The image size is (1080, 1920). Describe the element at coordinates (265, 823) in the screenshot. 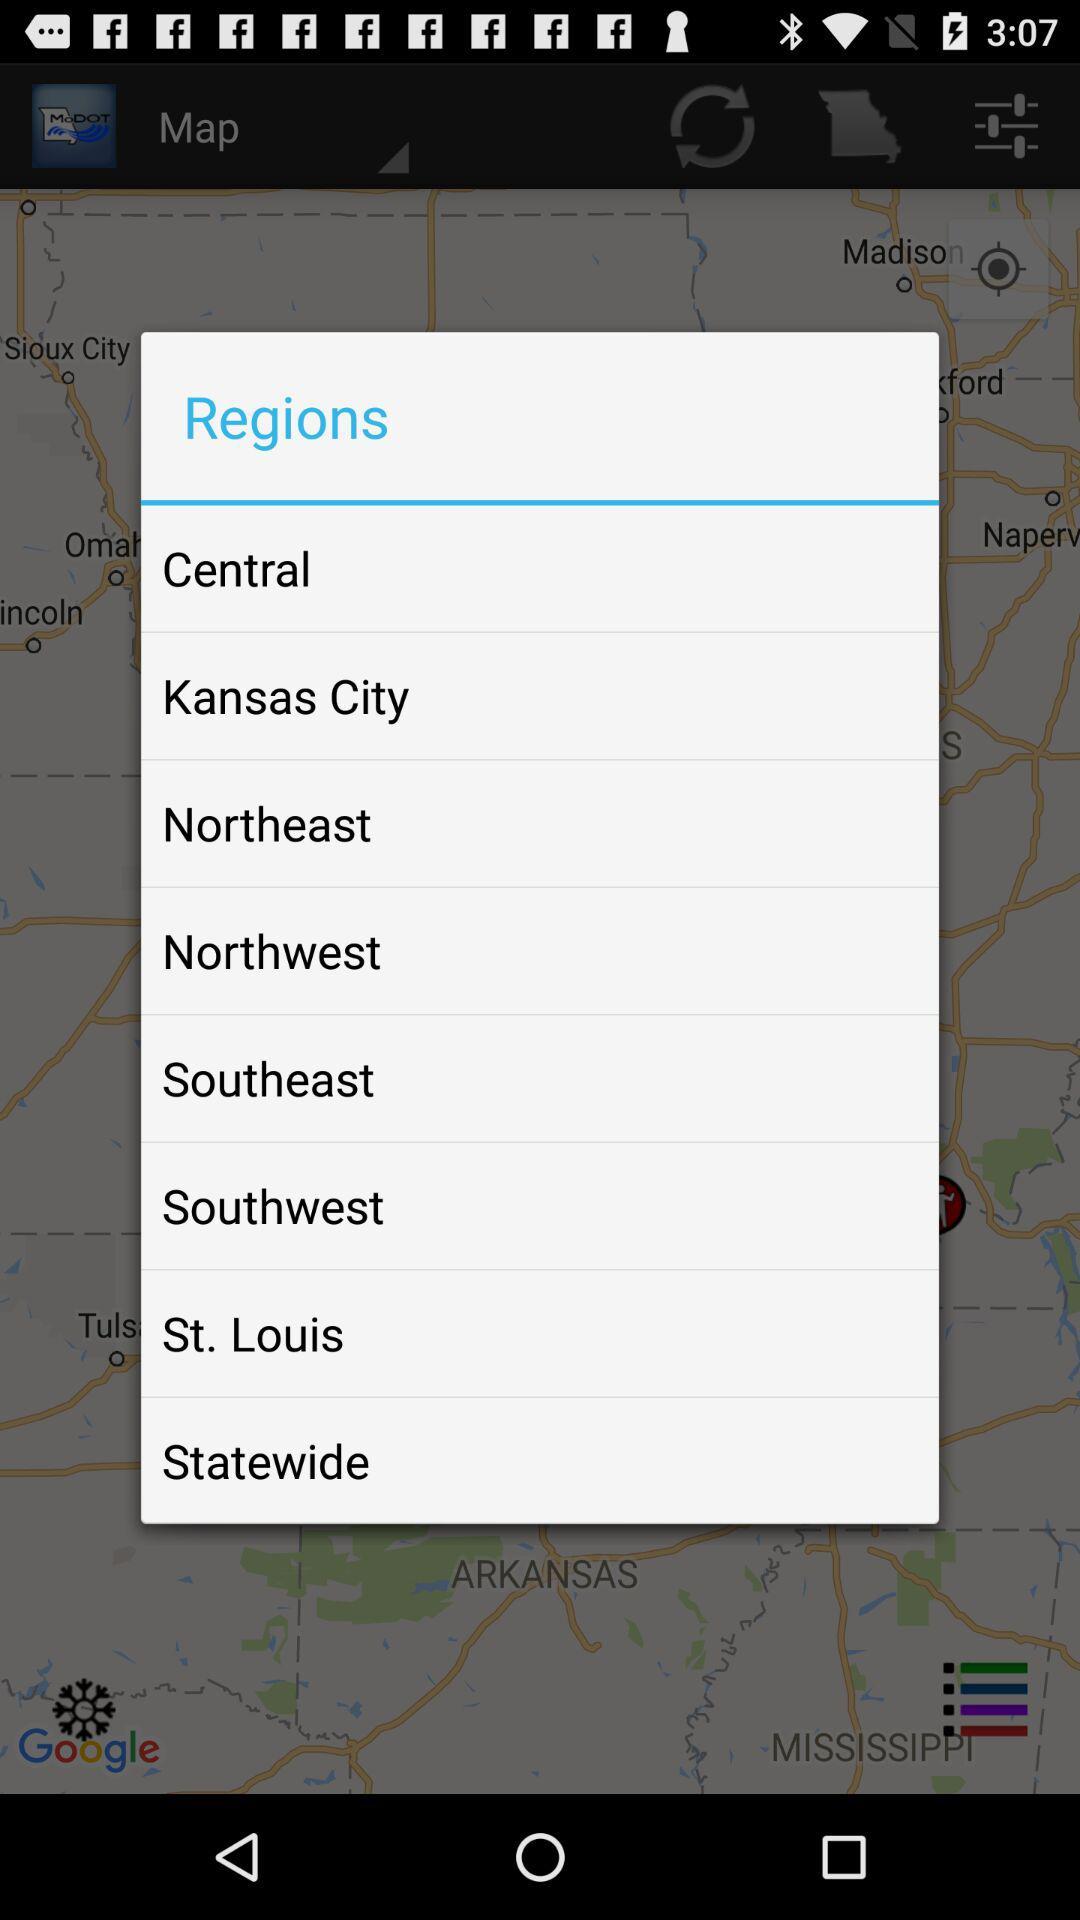

I see `northeast item` at that location.